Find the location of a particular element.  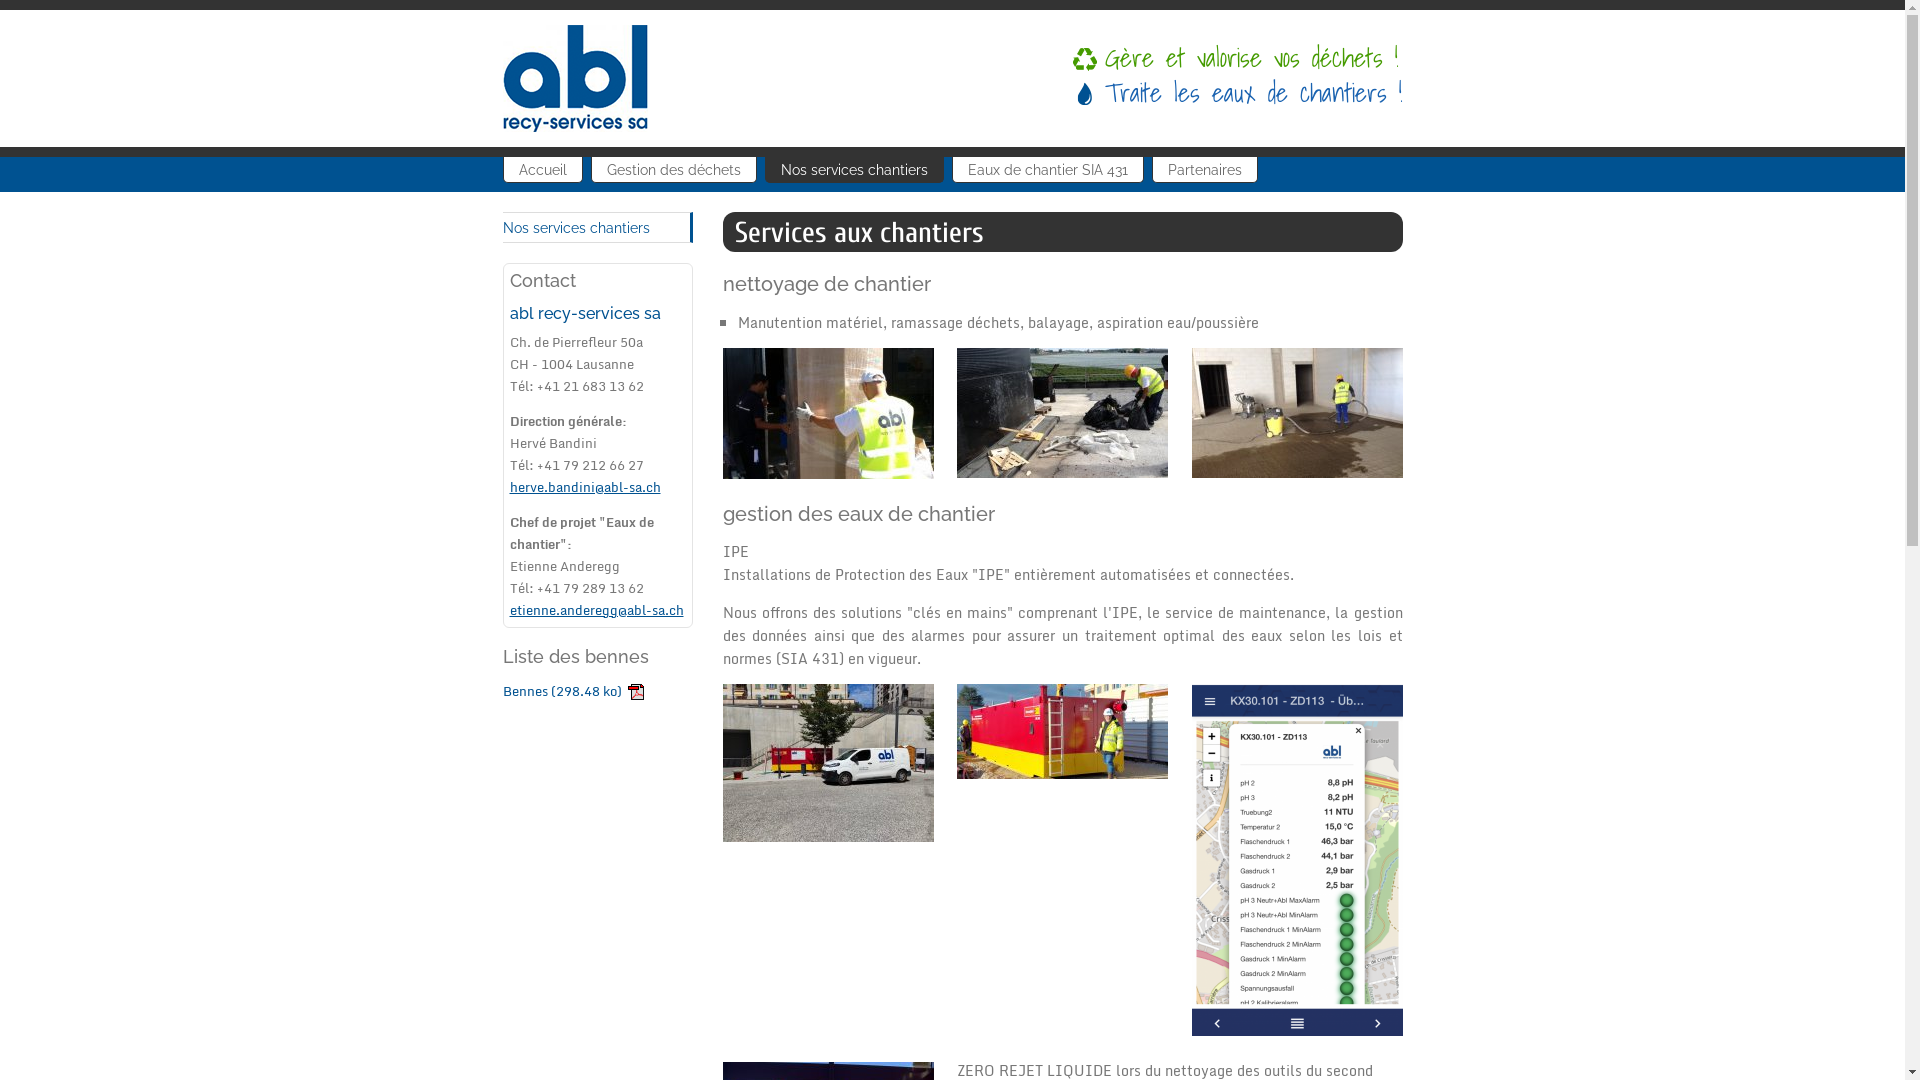

'Eaux de chantier SIA 431' is located at coordinates (1046, 168).